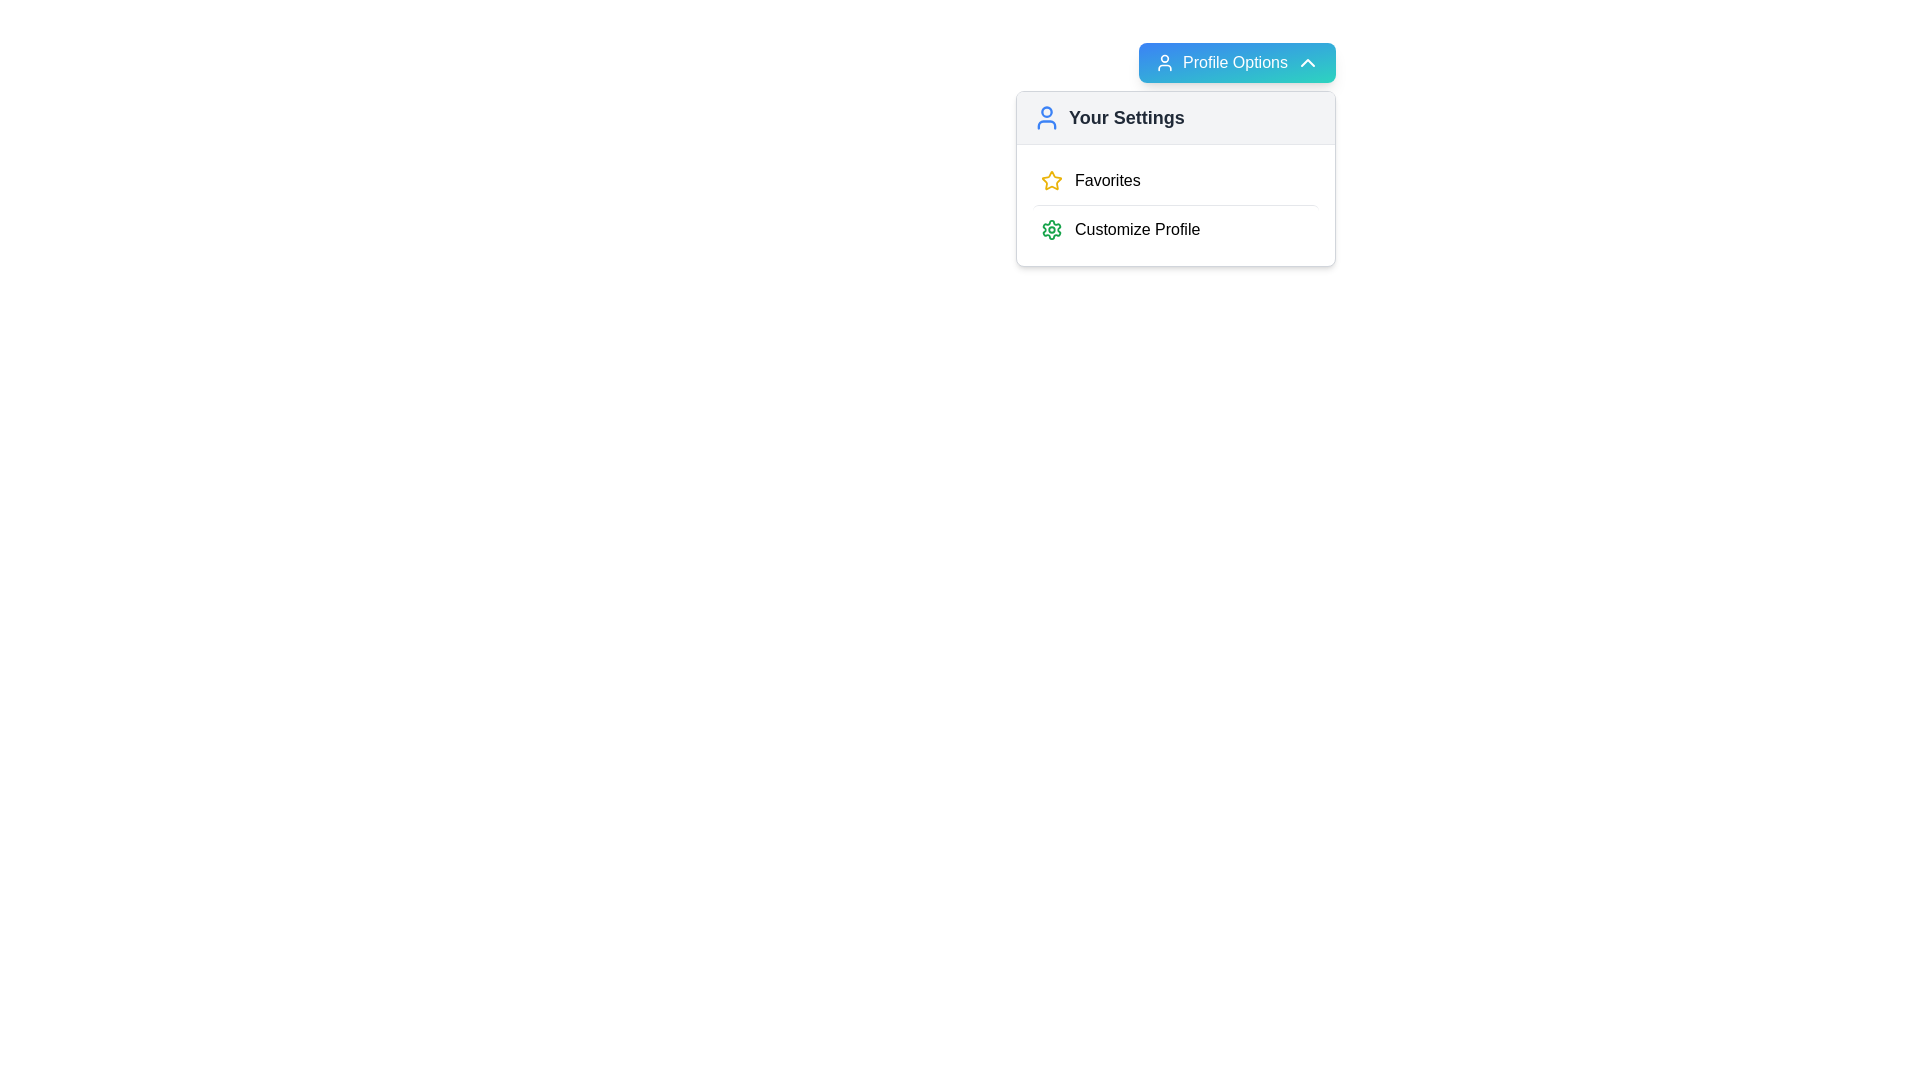  What do you see at coordinates (1045, 112) in the screenshot?
I see `the circular part of the user profile icon within the SVG graphic, which is positioned near the top of the dropdown settings menu next to 'Your Settings'` at bounding box center [1045, 112].